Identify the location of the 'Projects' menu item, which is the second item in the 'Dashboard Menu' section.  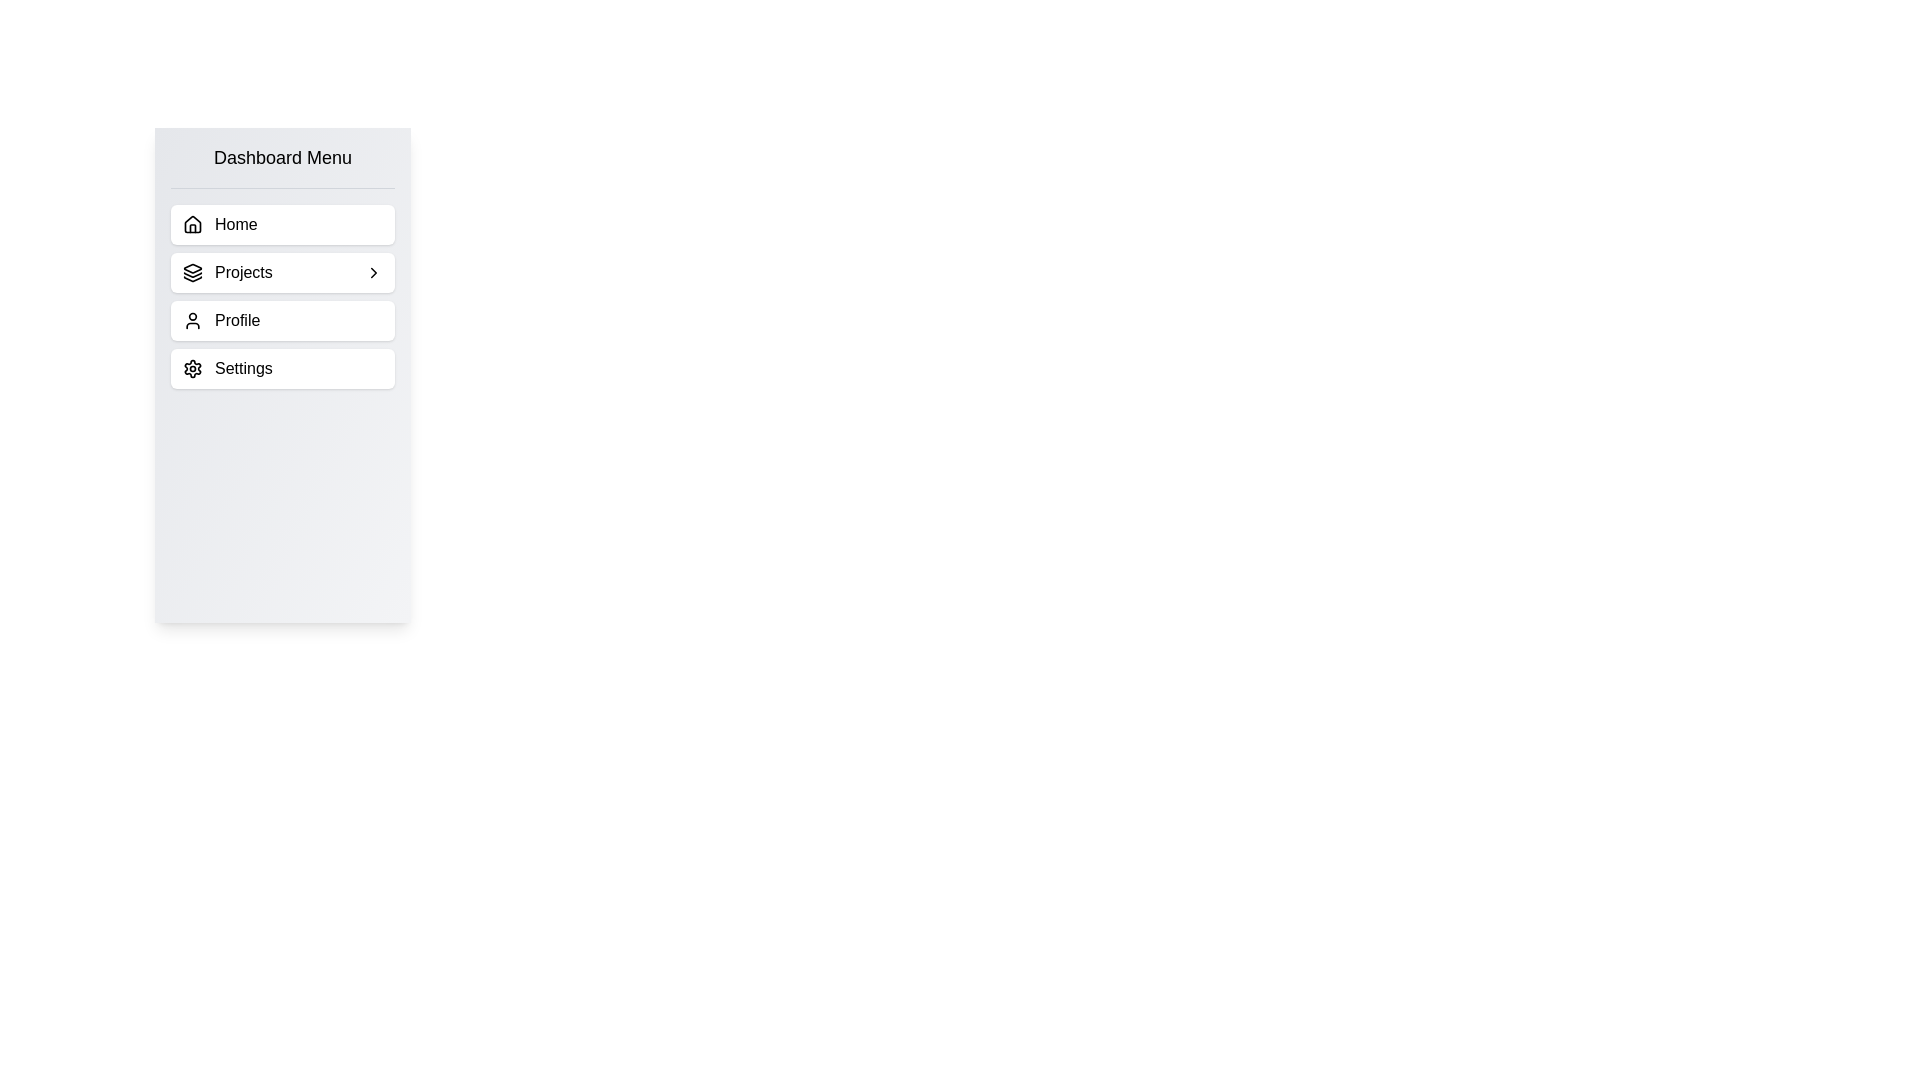
(282, 273).